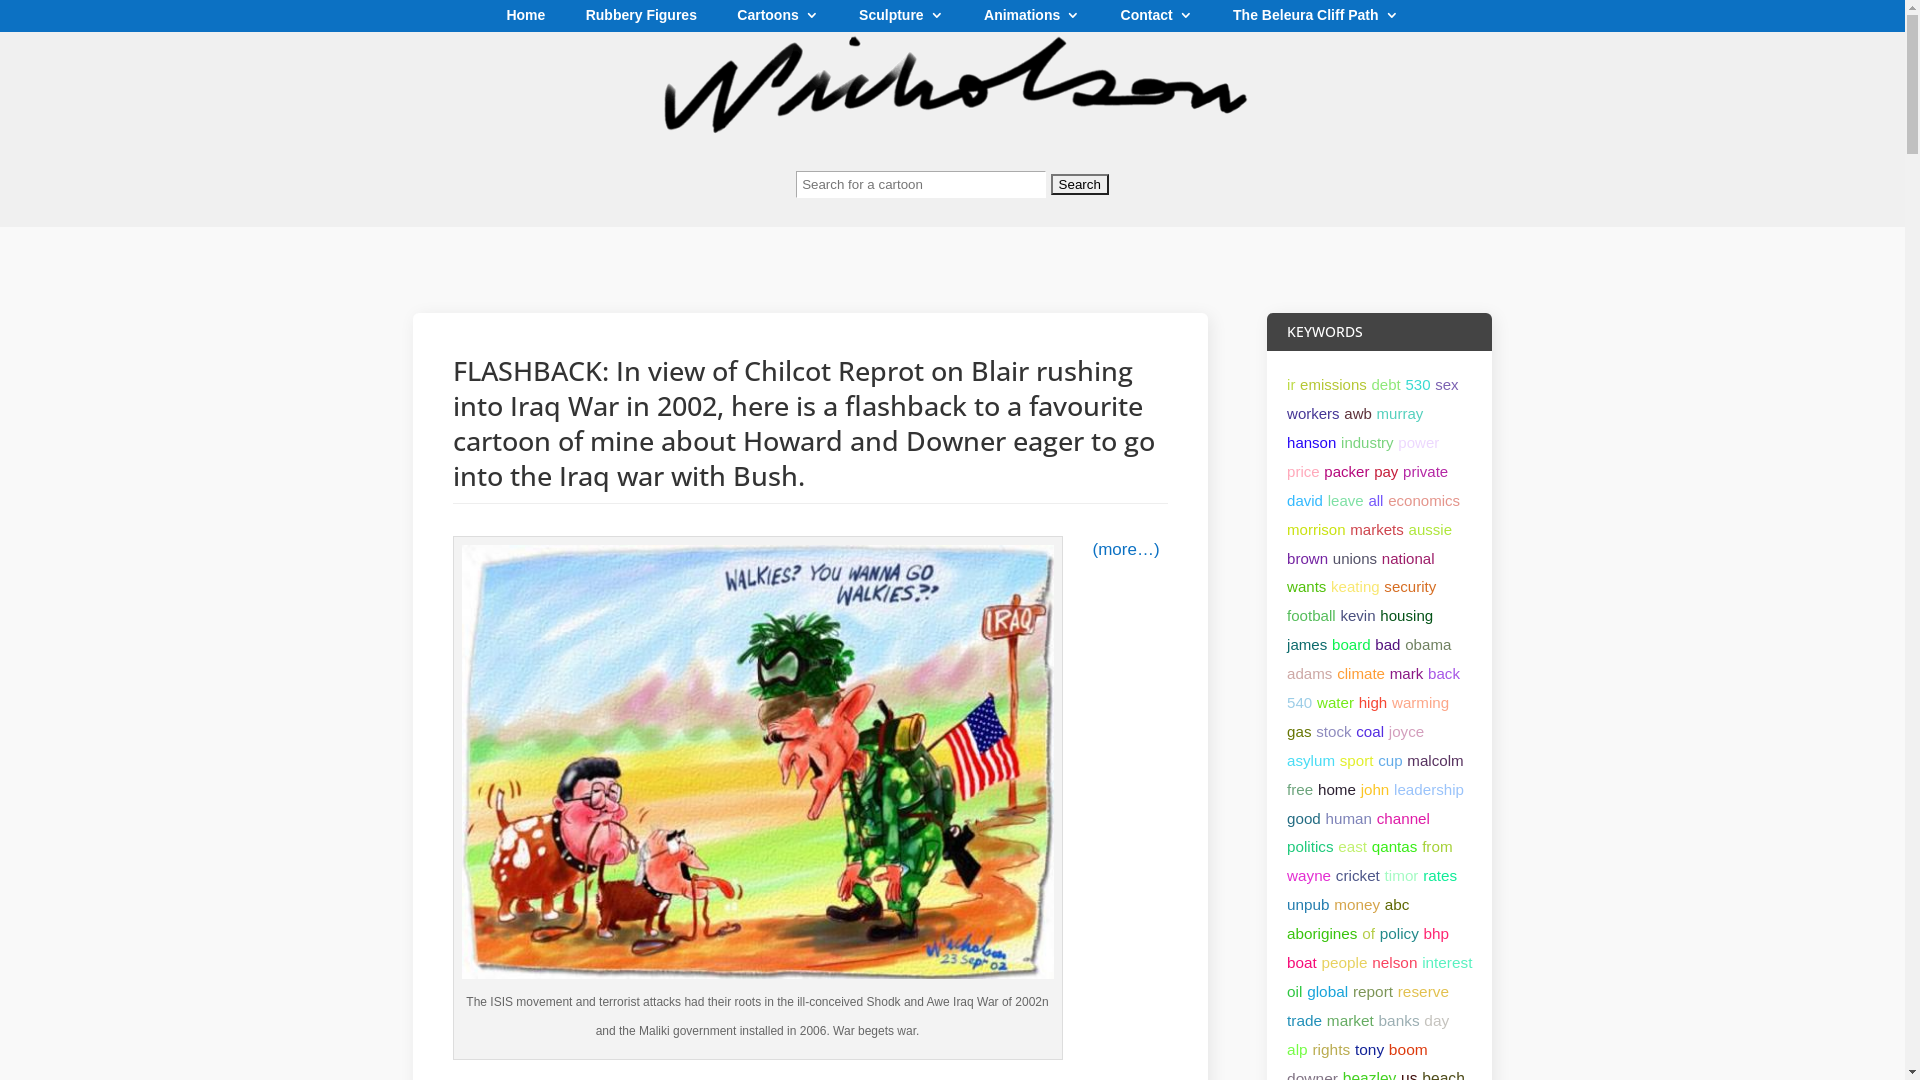 The height and width of the screenshot is (1080, 1920). Describe the element at coordinates (1291, 384) in the screenshot. I see `'ir'` at that location.